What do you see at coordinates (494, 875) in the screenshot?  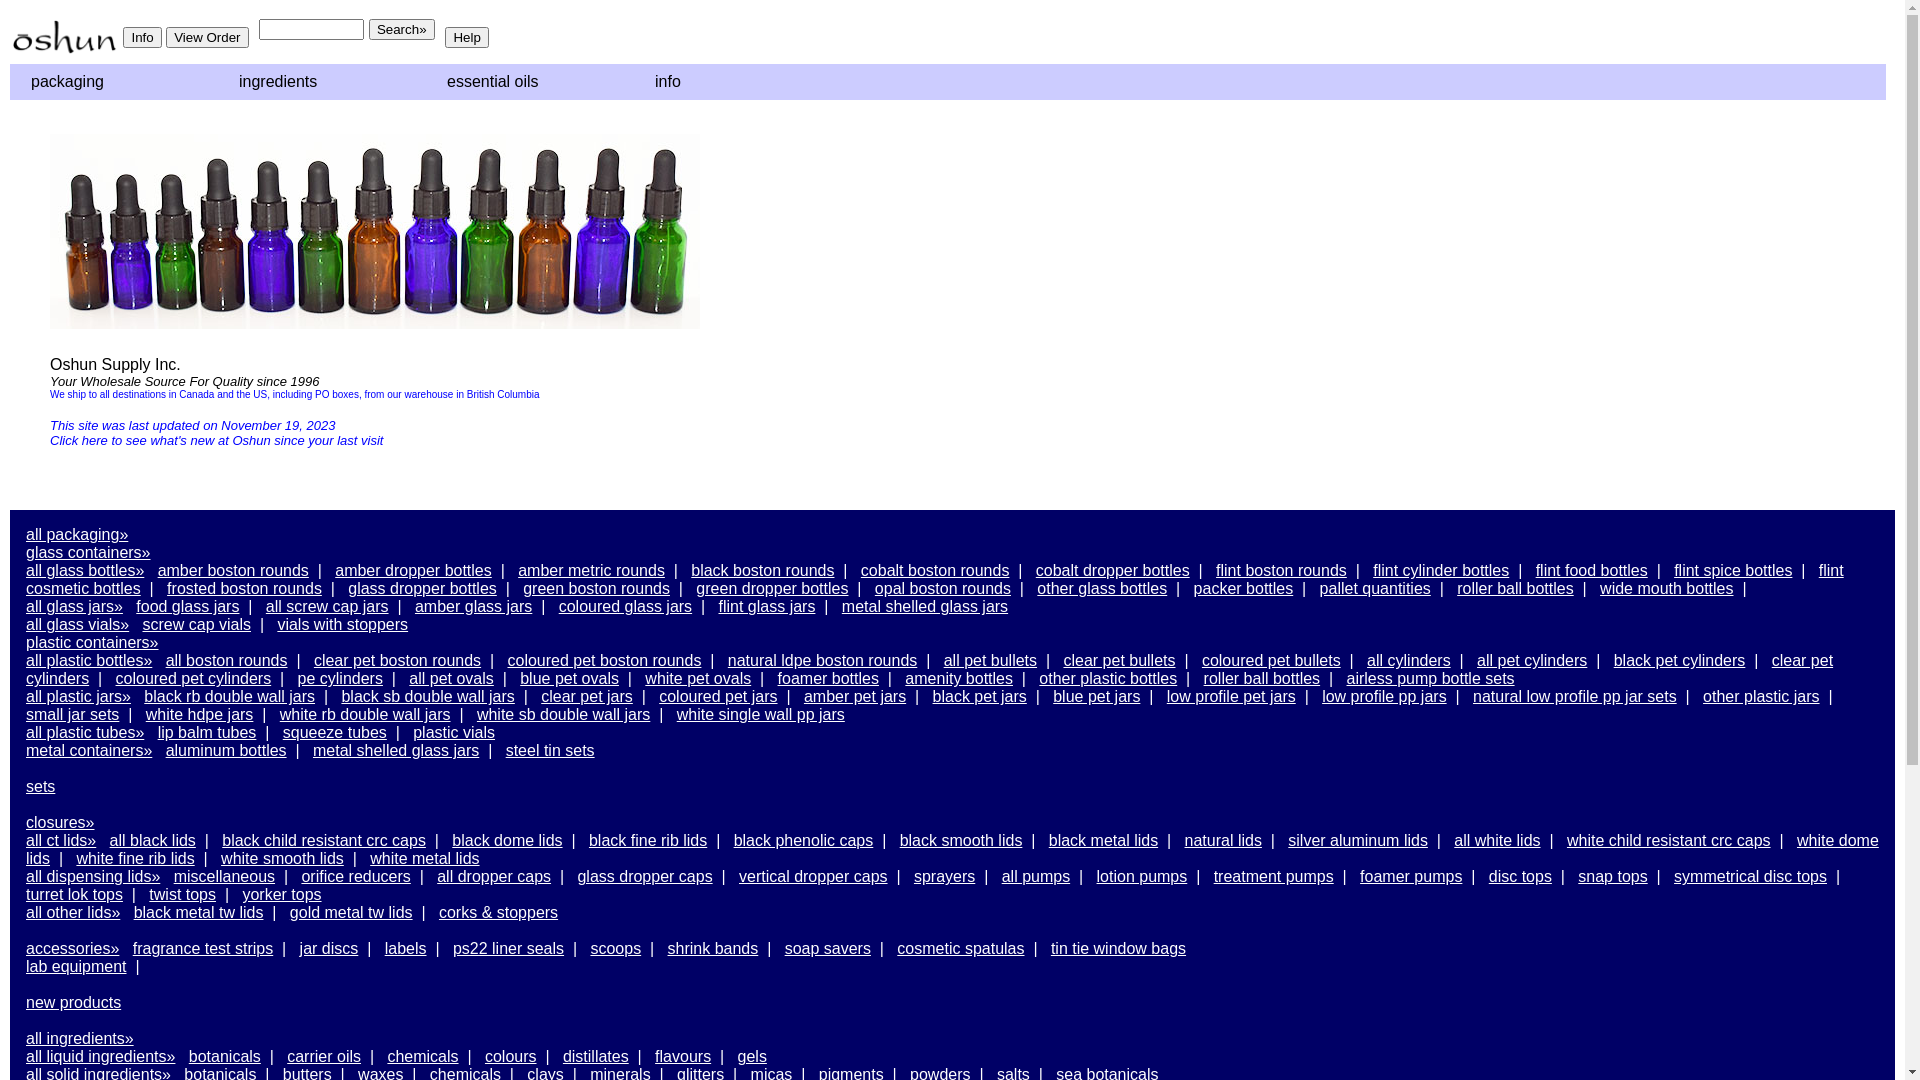 I see `'all dropper caps'` at bounding box center [494, 875].